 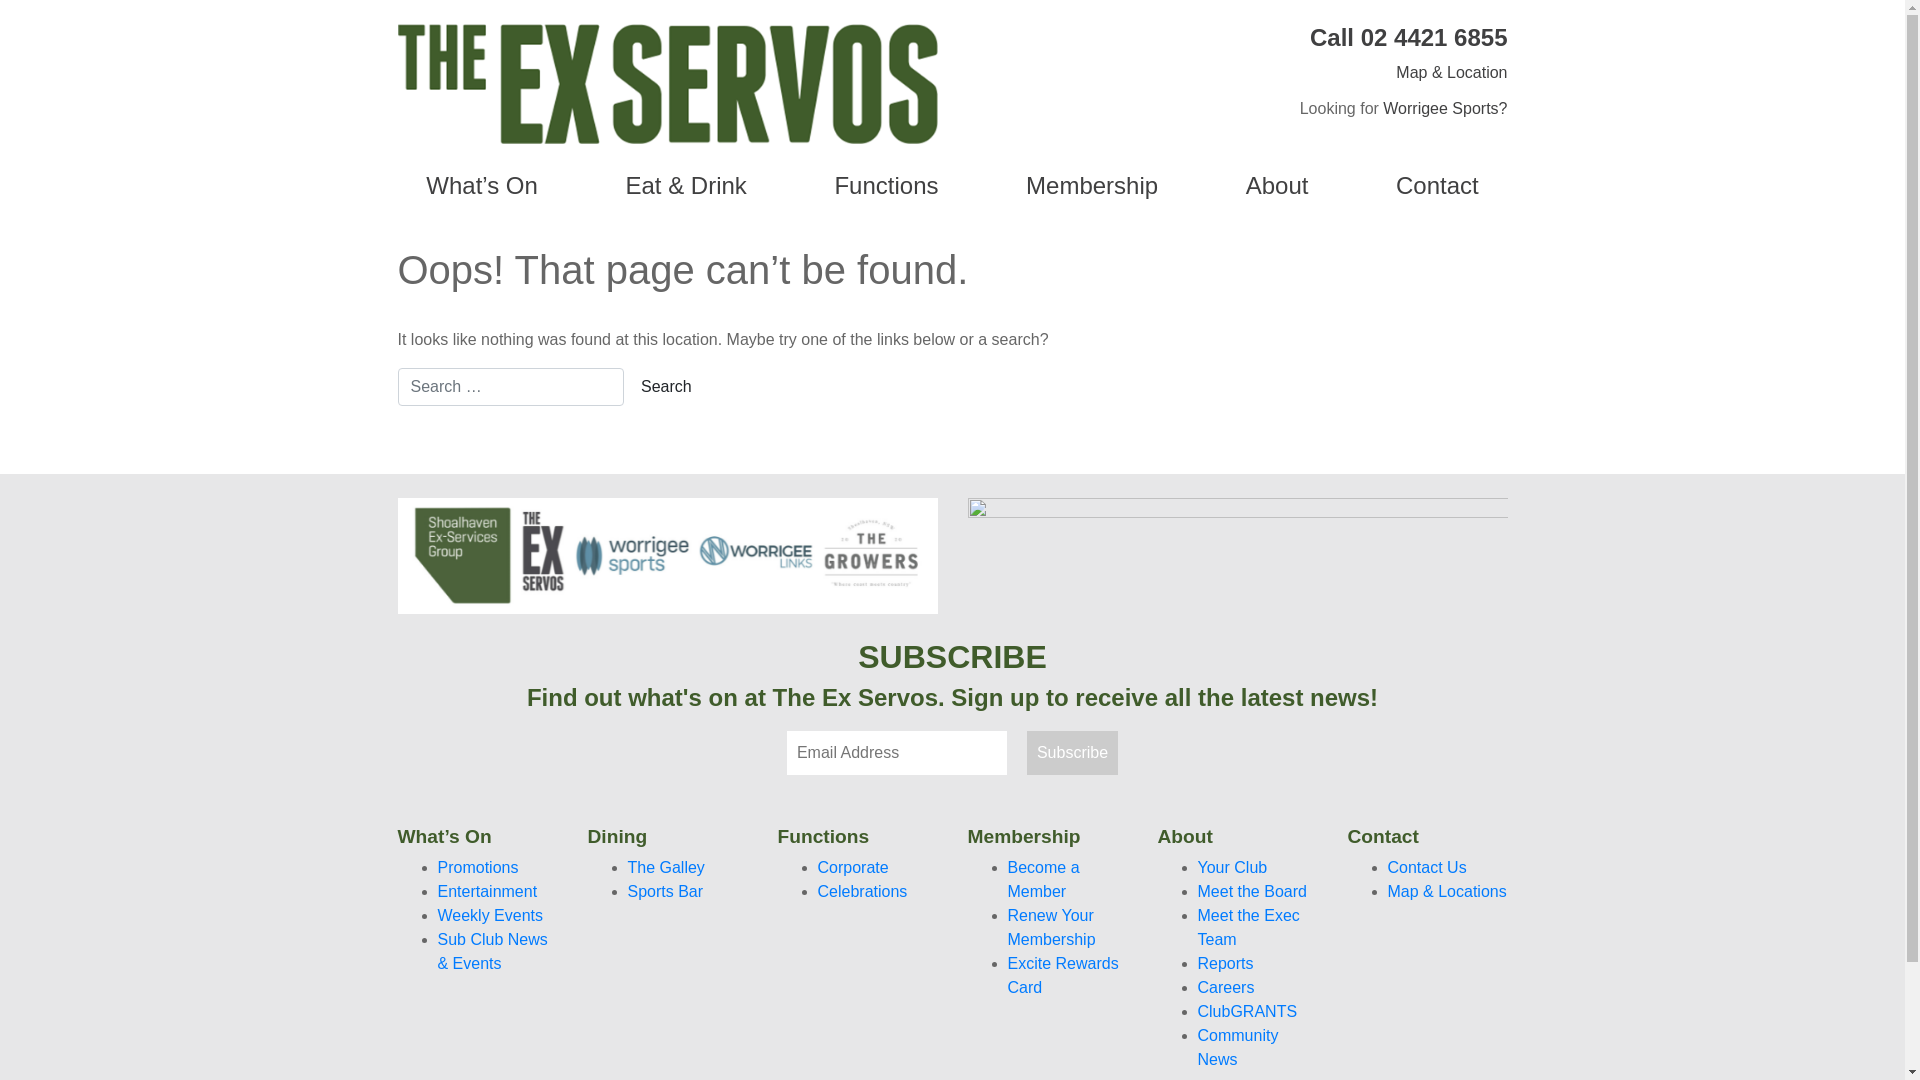 What do you see at coordinates (1386, 866) in the screenshot?
I see `'Contact Us'` at bounding box center [1386, 866].